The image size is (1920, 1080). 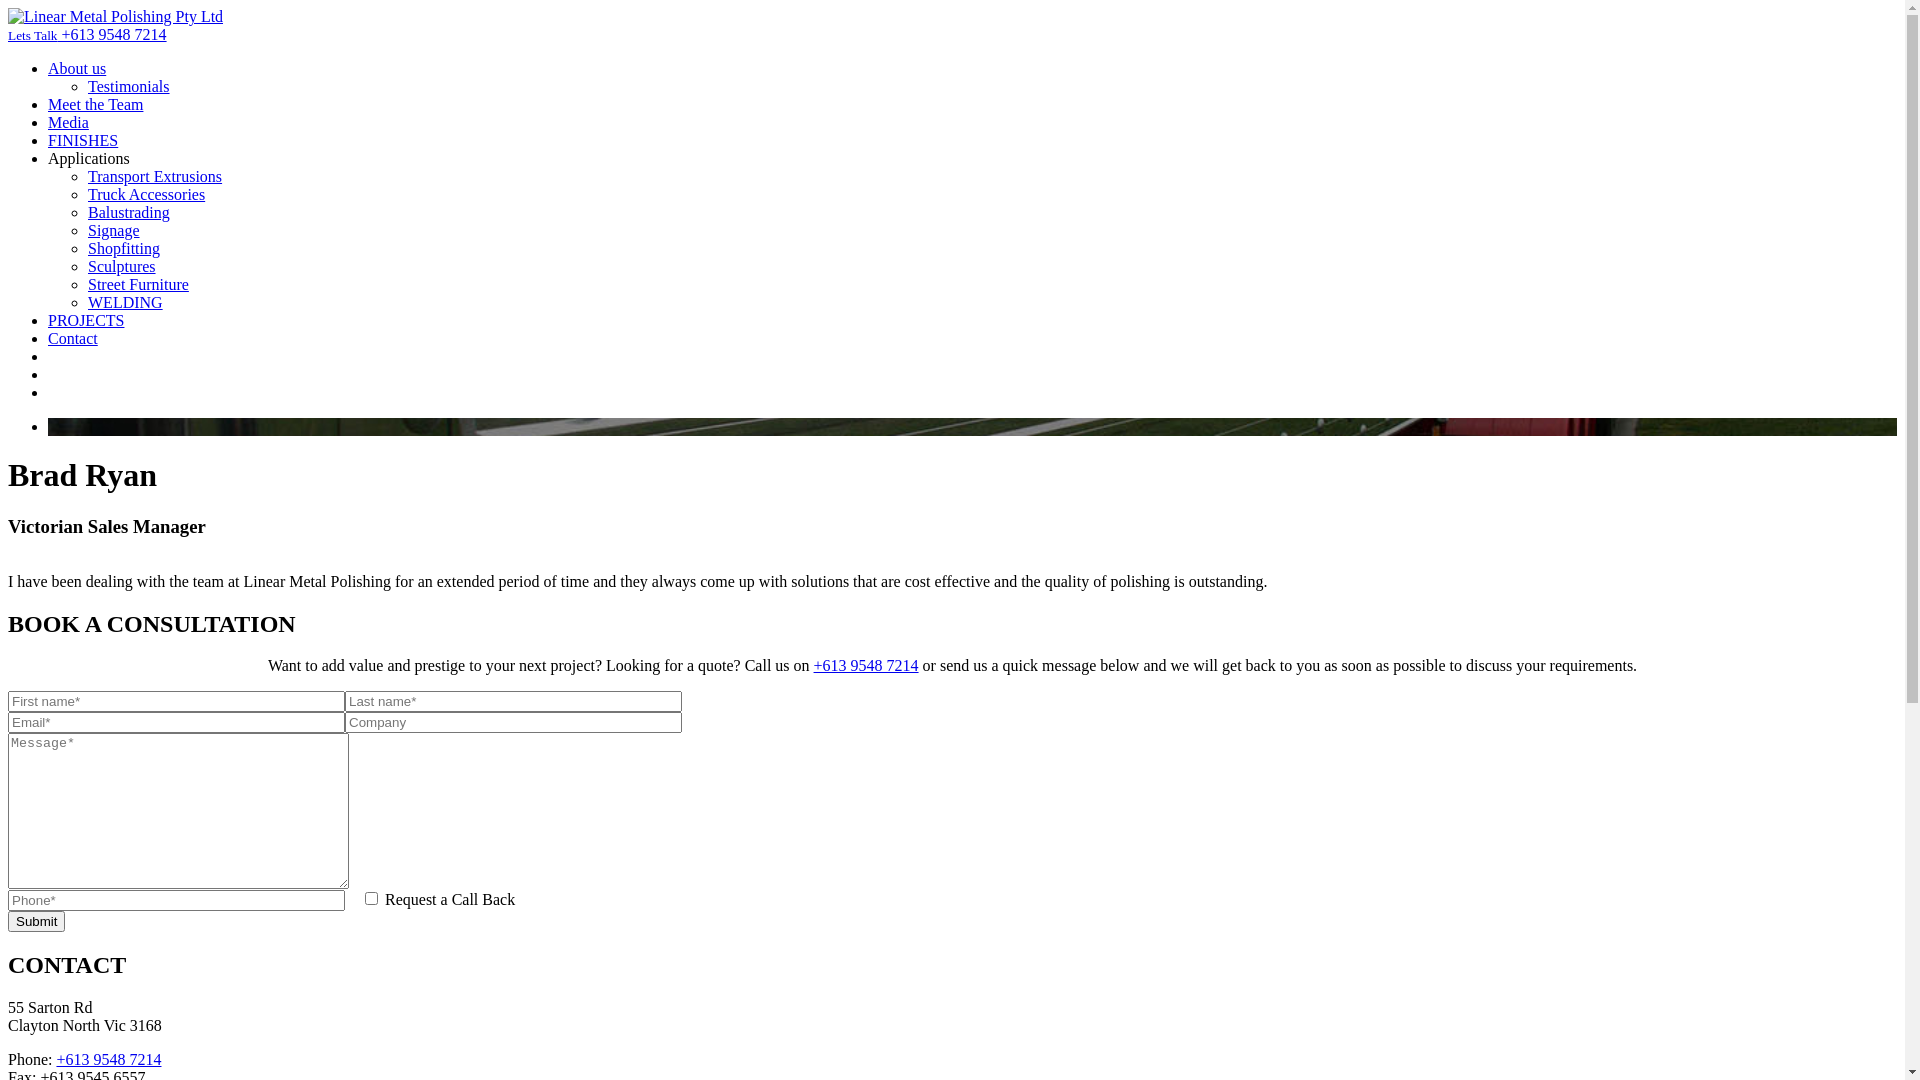 What do you see at coordinates (137, 284) in the screenshot?
I see `'Street Furniture'` at bounding box center [137, 284].